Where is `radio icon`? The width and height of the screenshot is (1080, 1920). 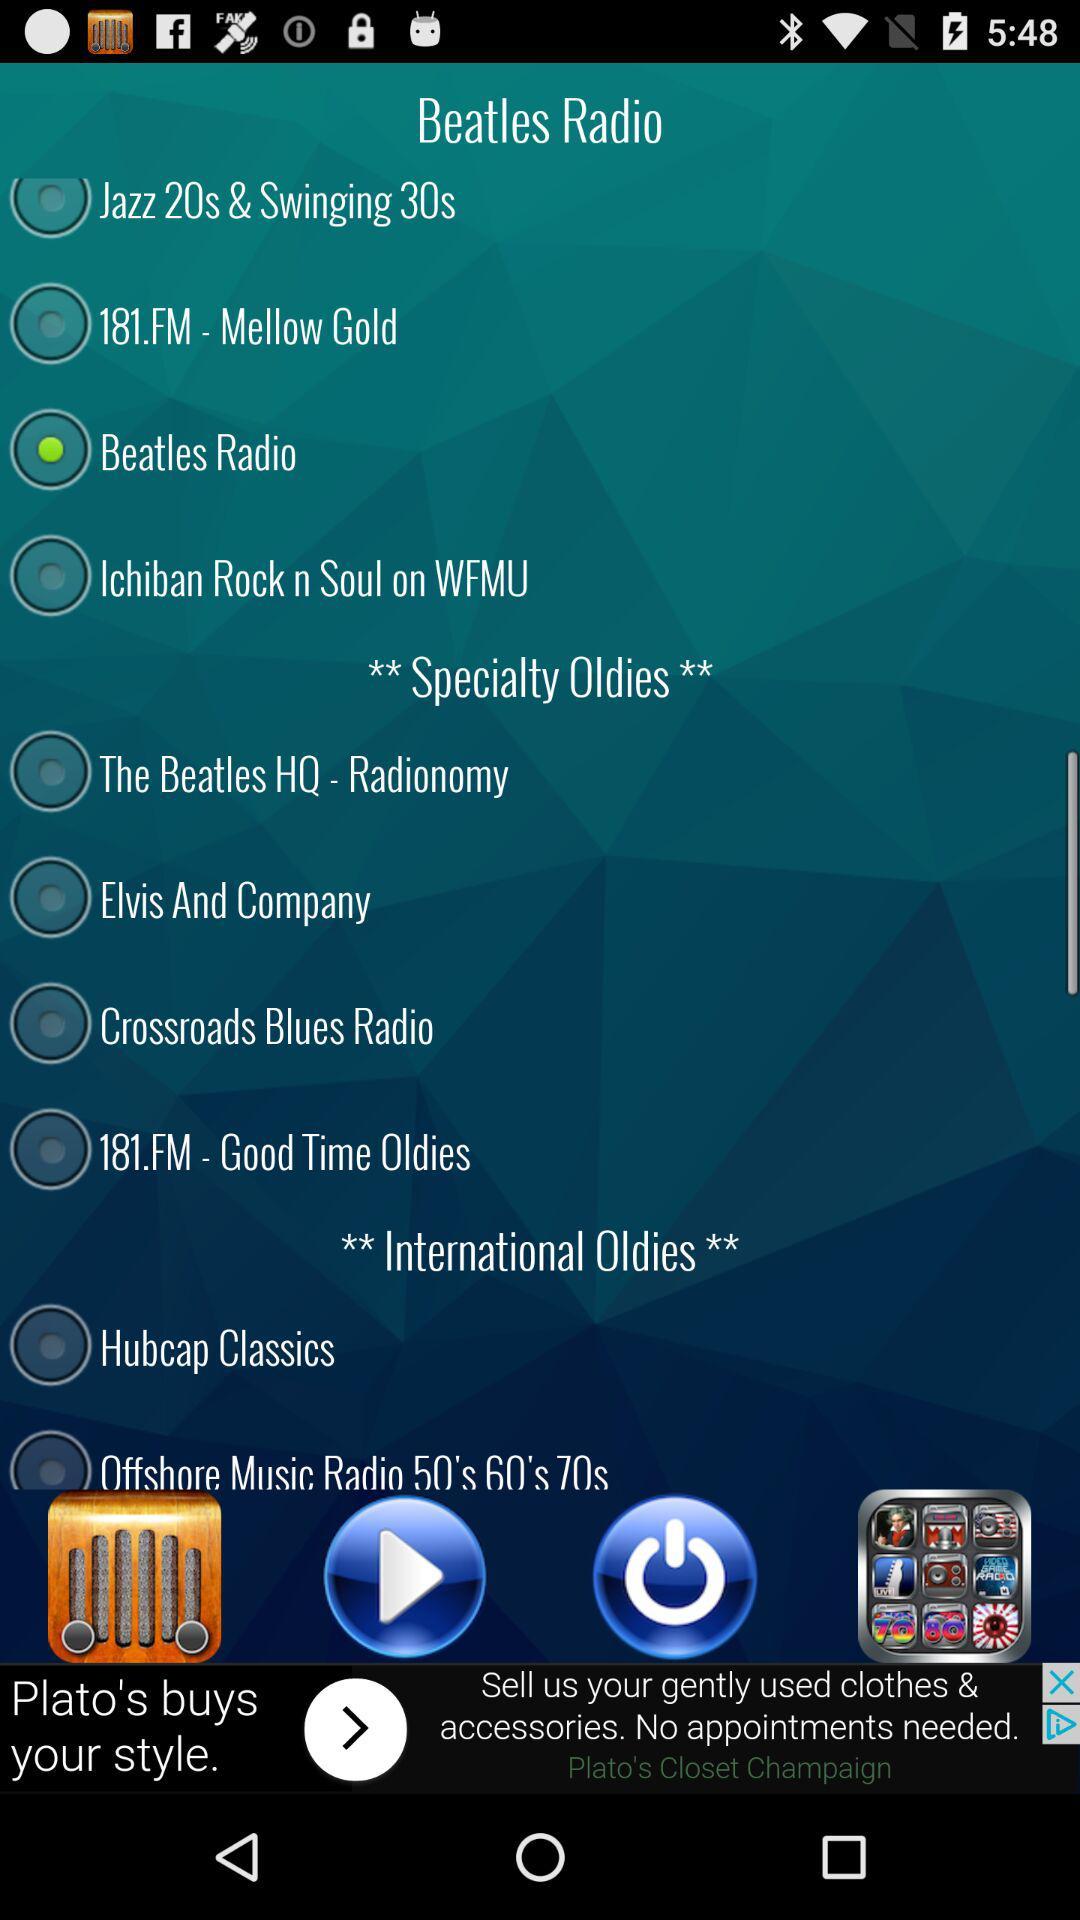
radio icon is located at coordinates (135, 1575).